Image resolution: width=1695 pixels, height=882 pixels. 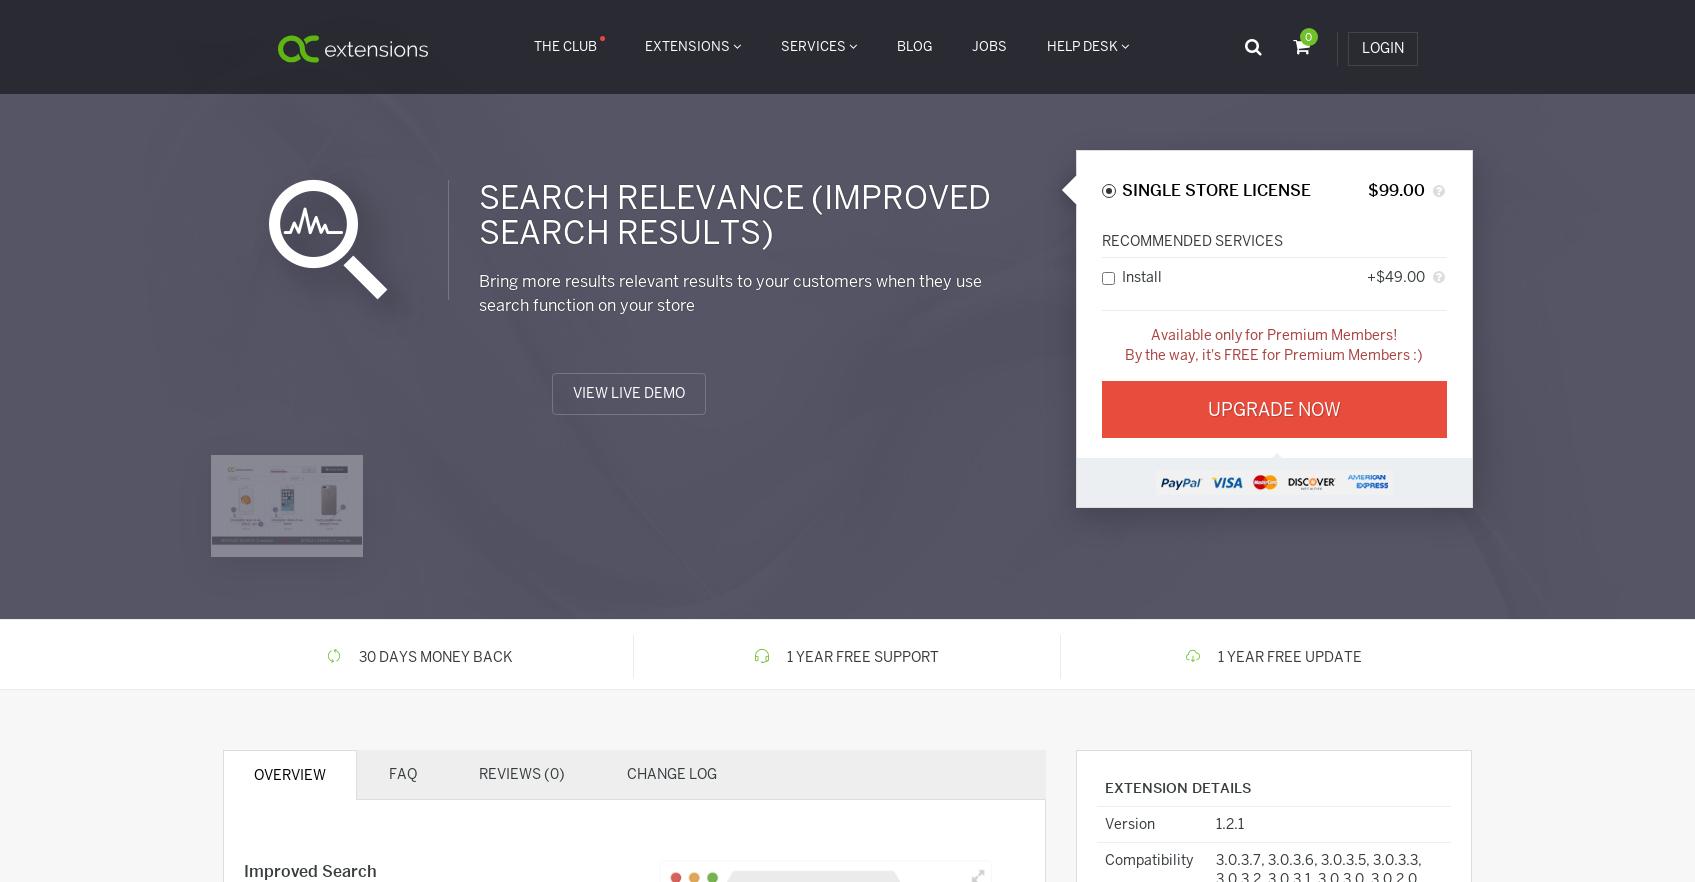 What do you see at coordinates (520, 773) in the screenshot?
I see `'Reviews (0)'` at bounding box center [520, 773].